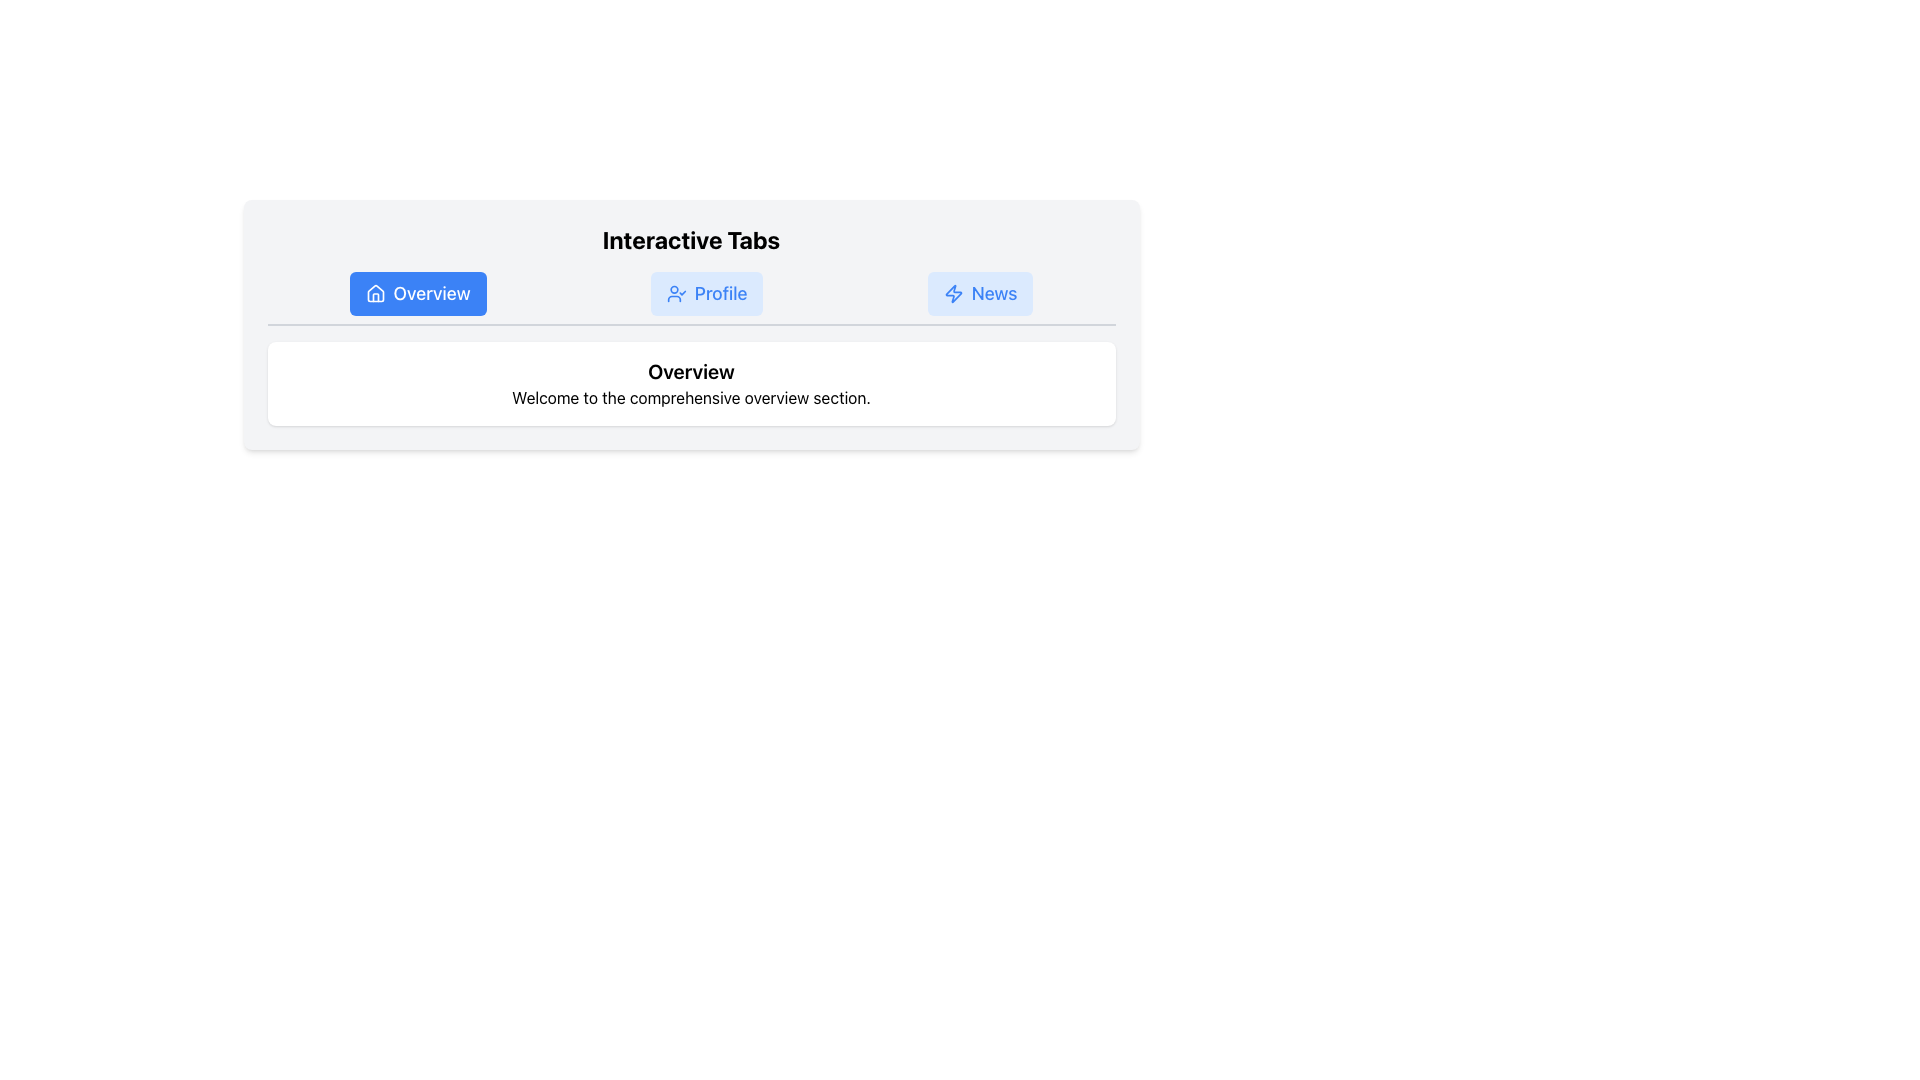 The image size is (1920, 1080). What do you see at coordinates (691, 397) in the screenshot?
I see `the text element displaying 'Welcome to the comprehensive overview section.' which is positioned beneath the title 'Overview'` at bounding box center [691, 397].